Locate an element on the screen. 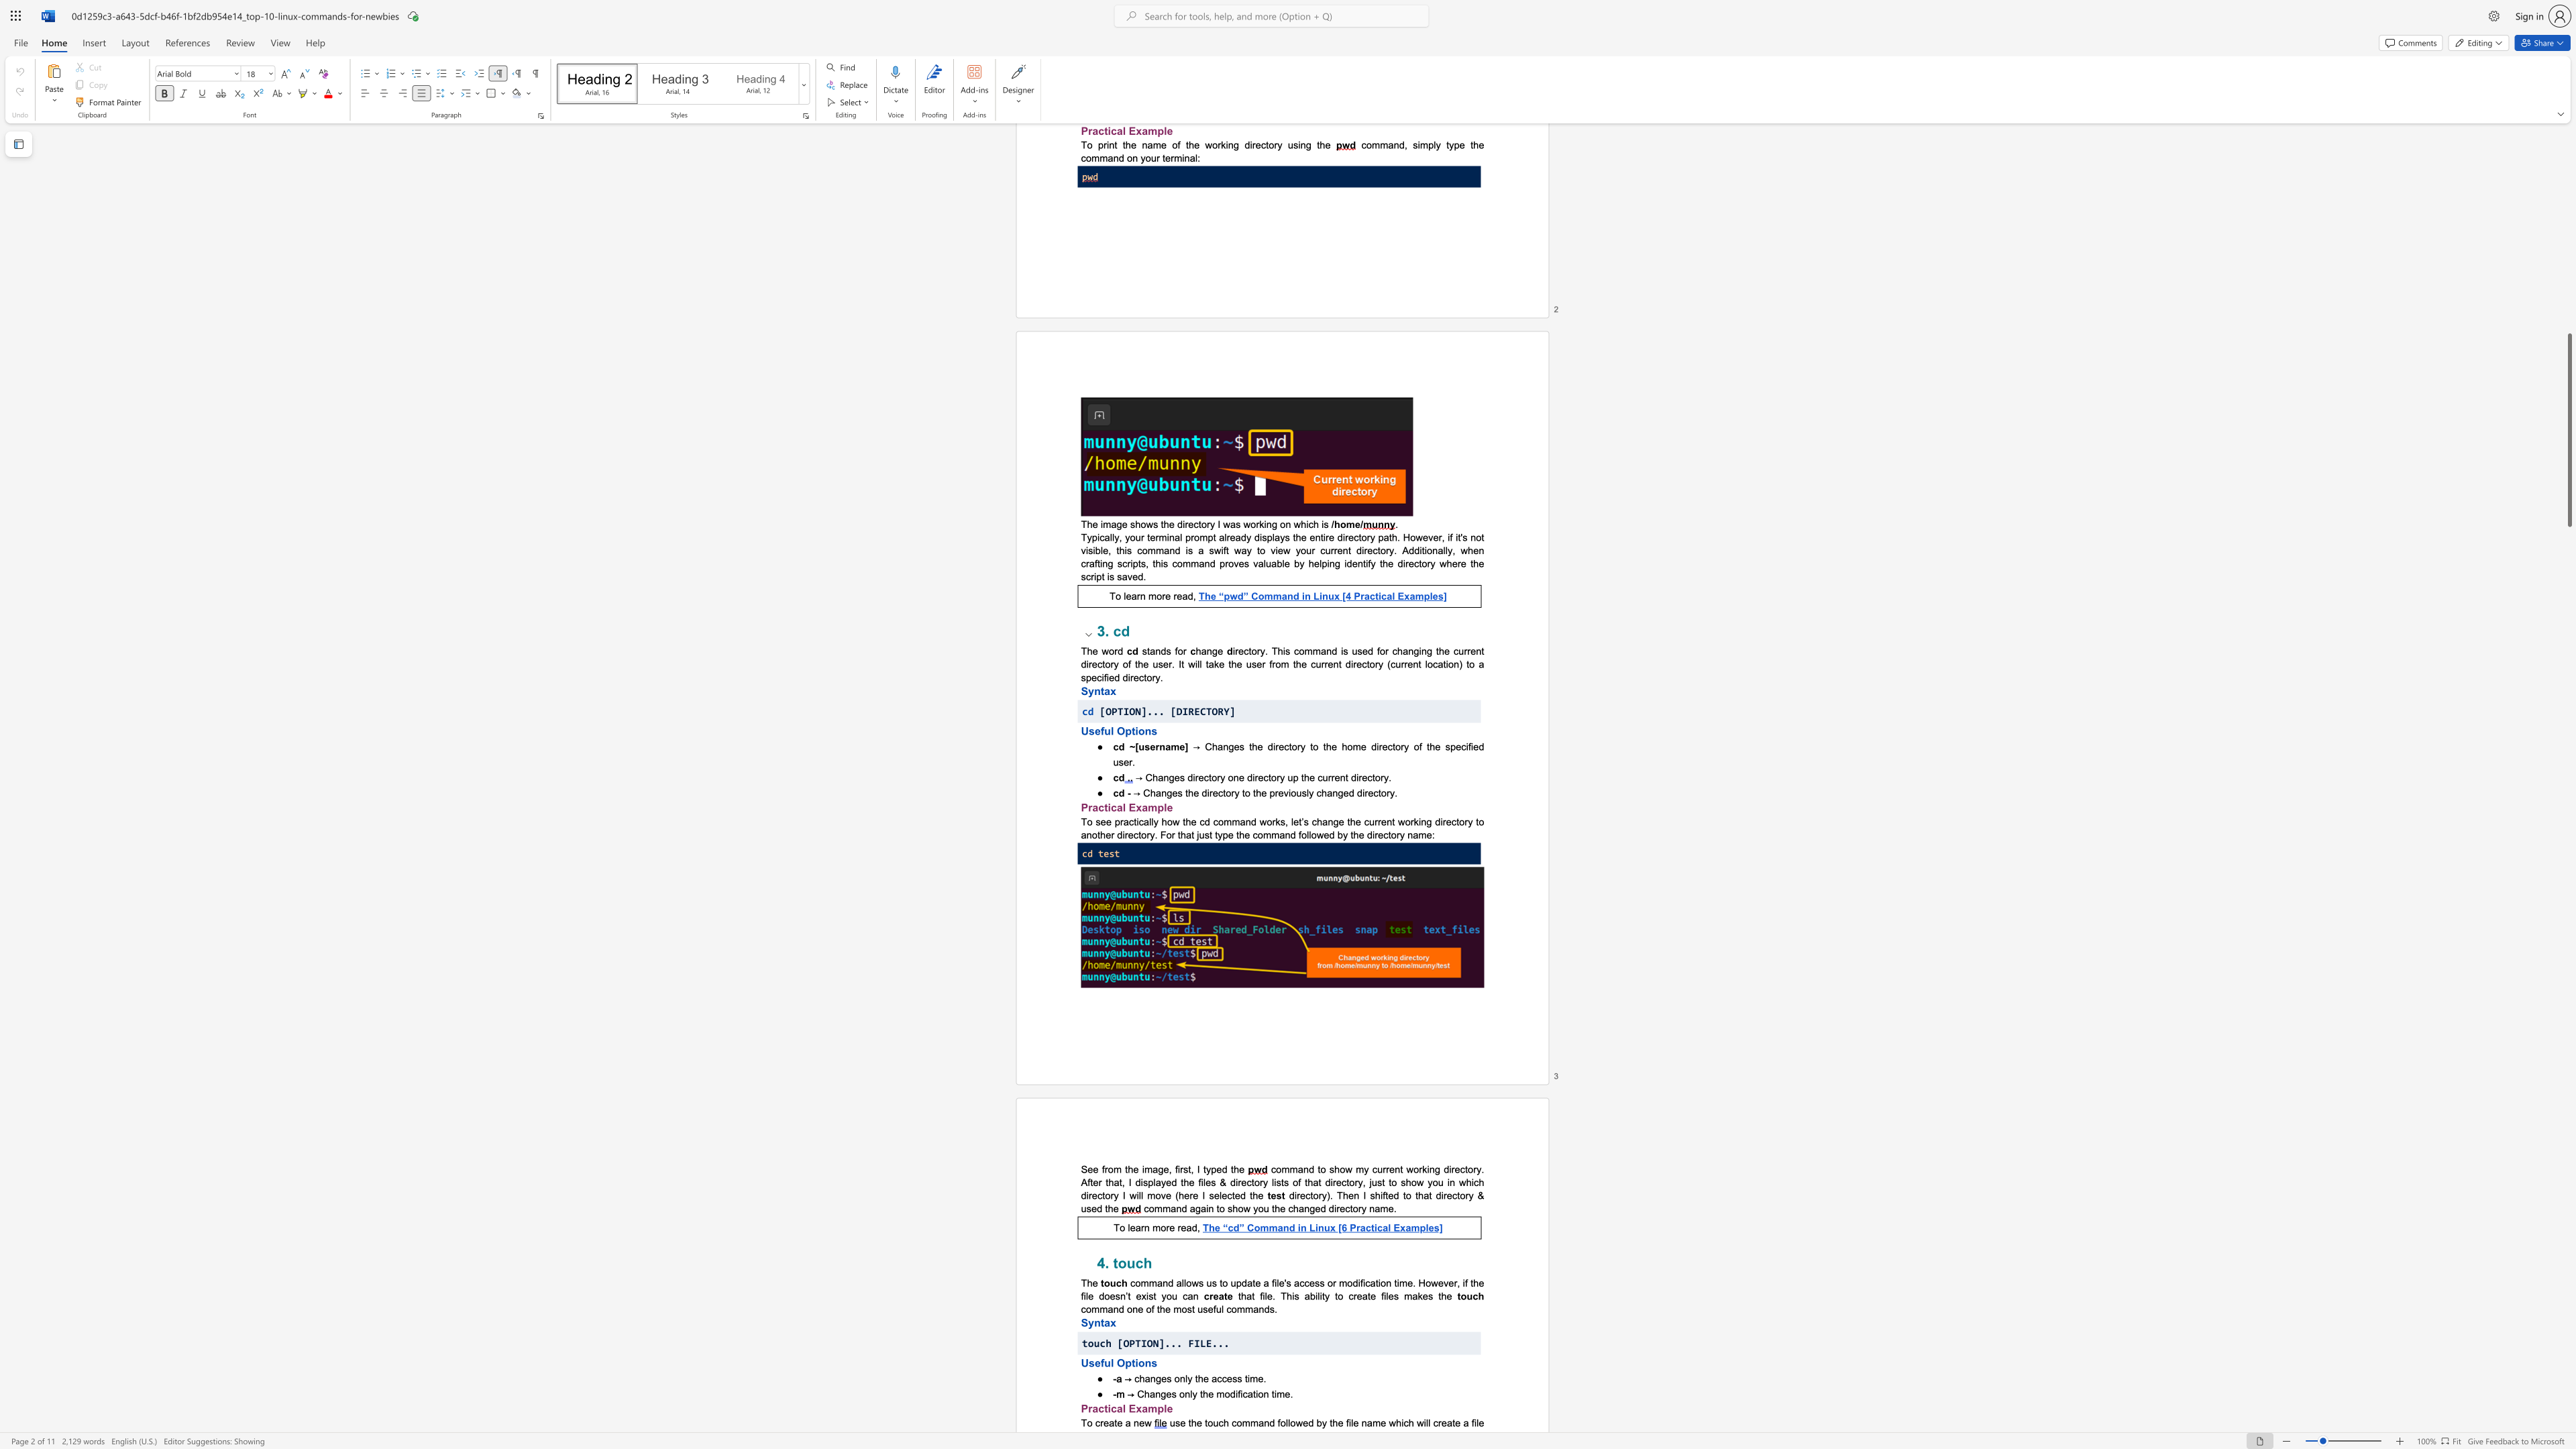 This screenshot has height=1449, width=2576. the 2th character "o" in the text is located at coordinates (1268, 821).